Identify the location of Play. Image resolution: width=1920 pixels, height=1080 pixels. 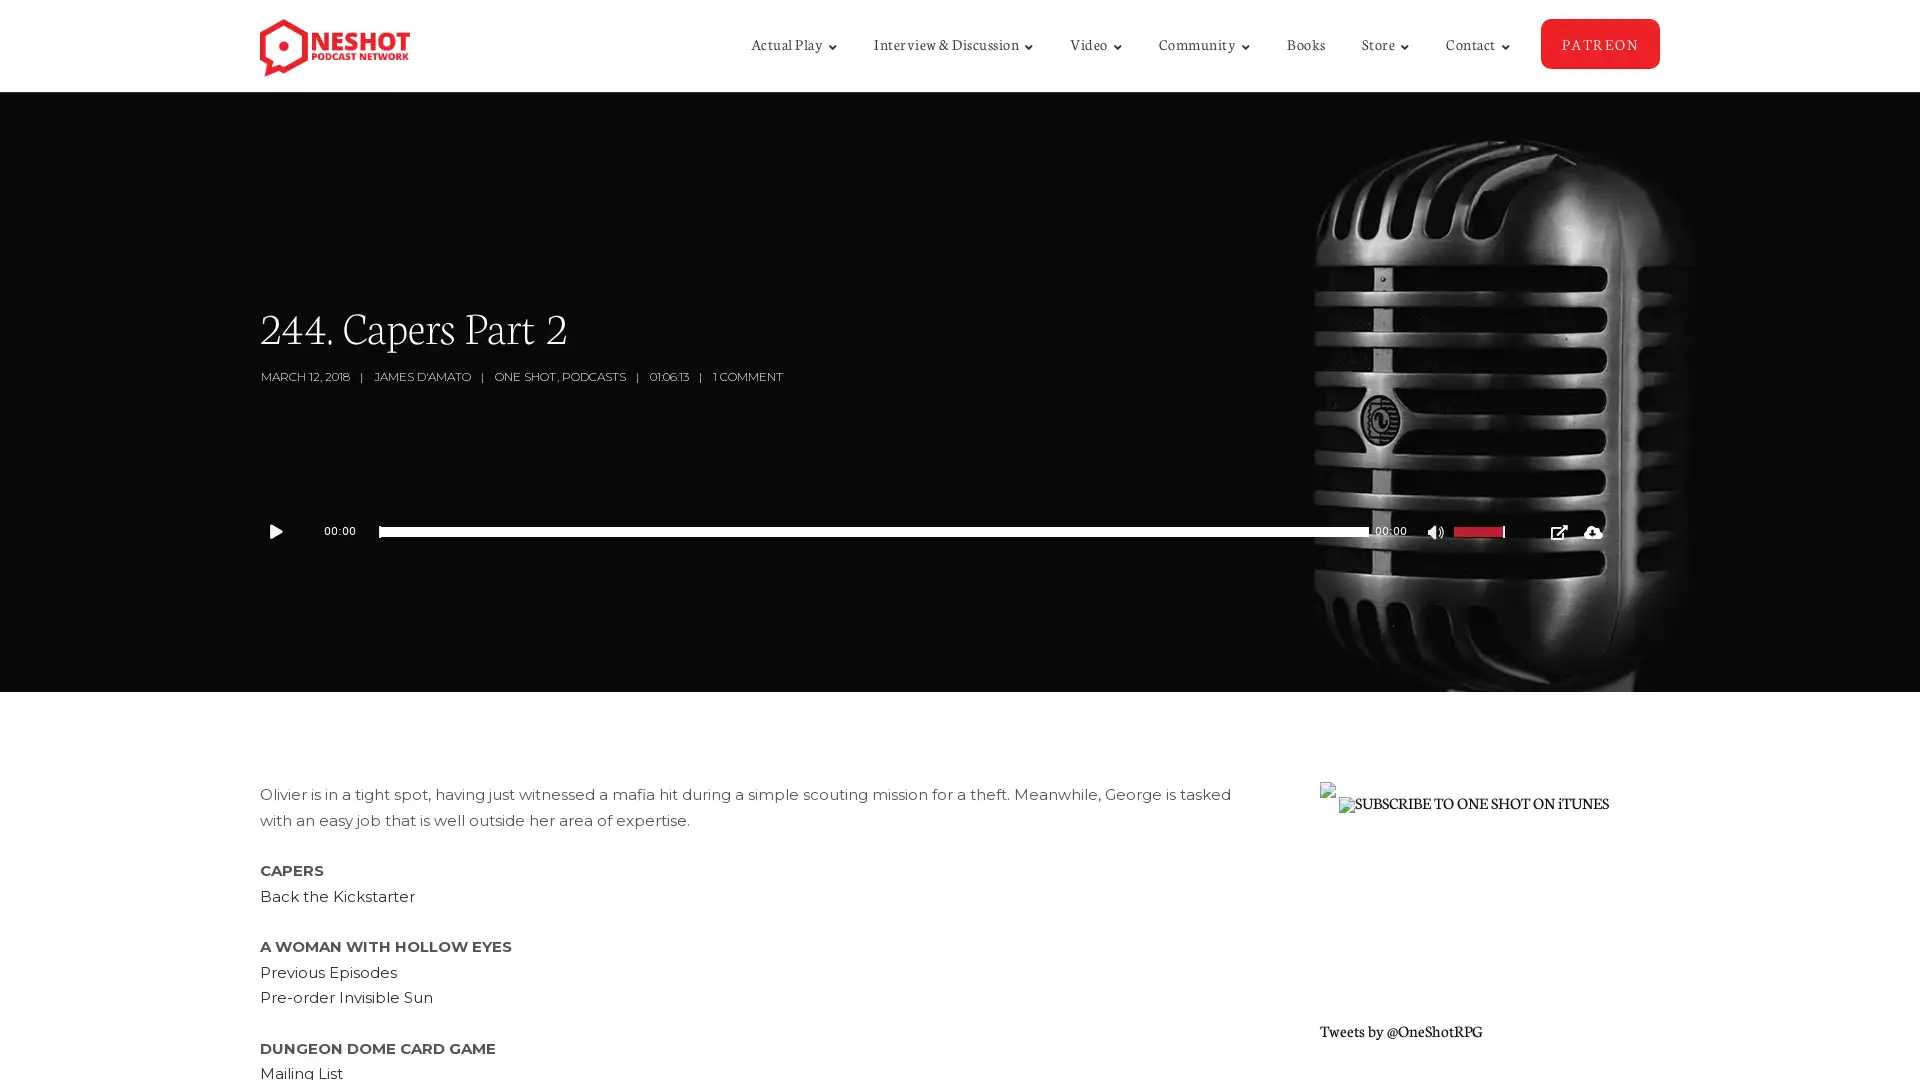
(285, 531).